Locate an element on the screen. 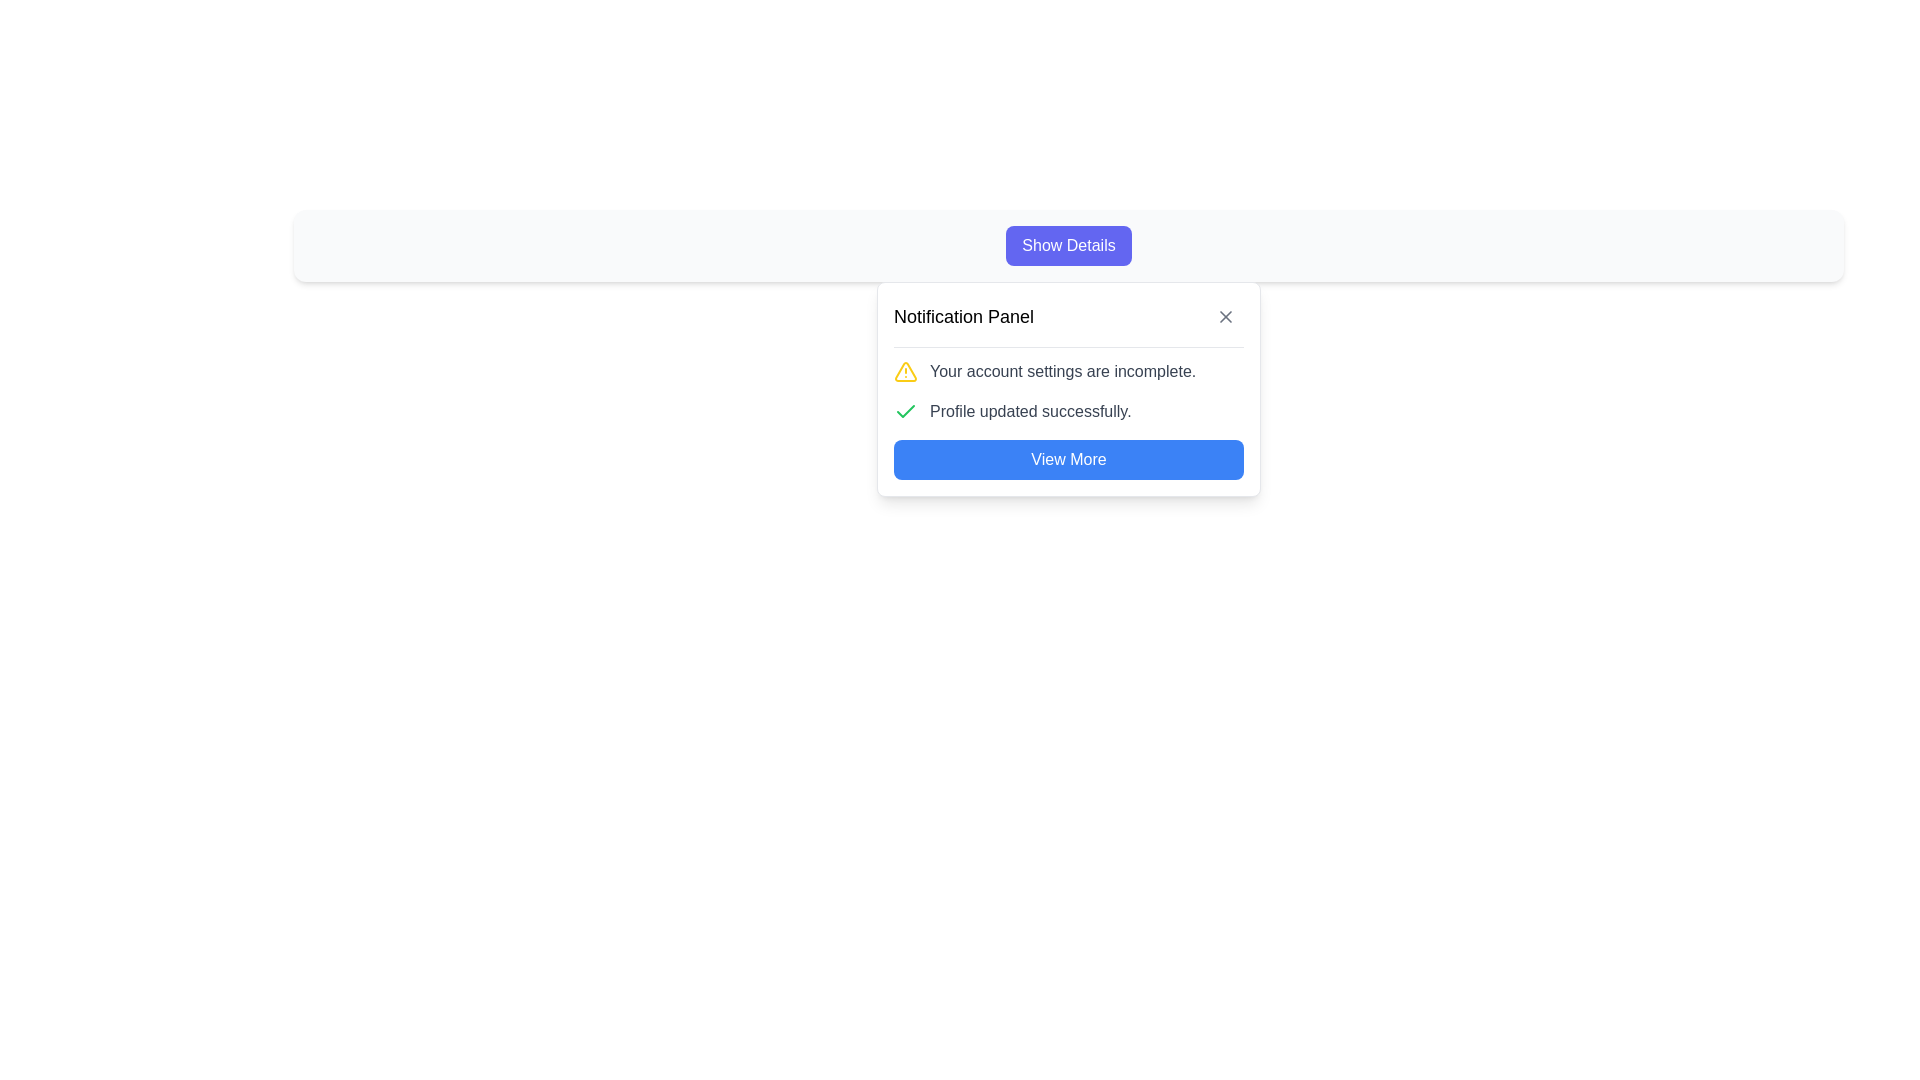  the purple button labeled 'Show Details' is located at coordinates (1068, 245).